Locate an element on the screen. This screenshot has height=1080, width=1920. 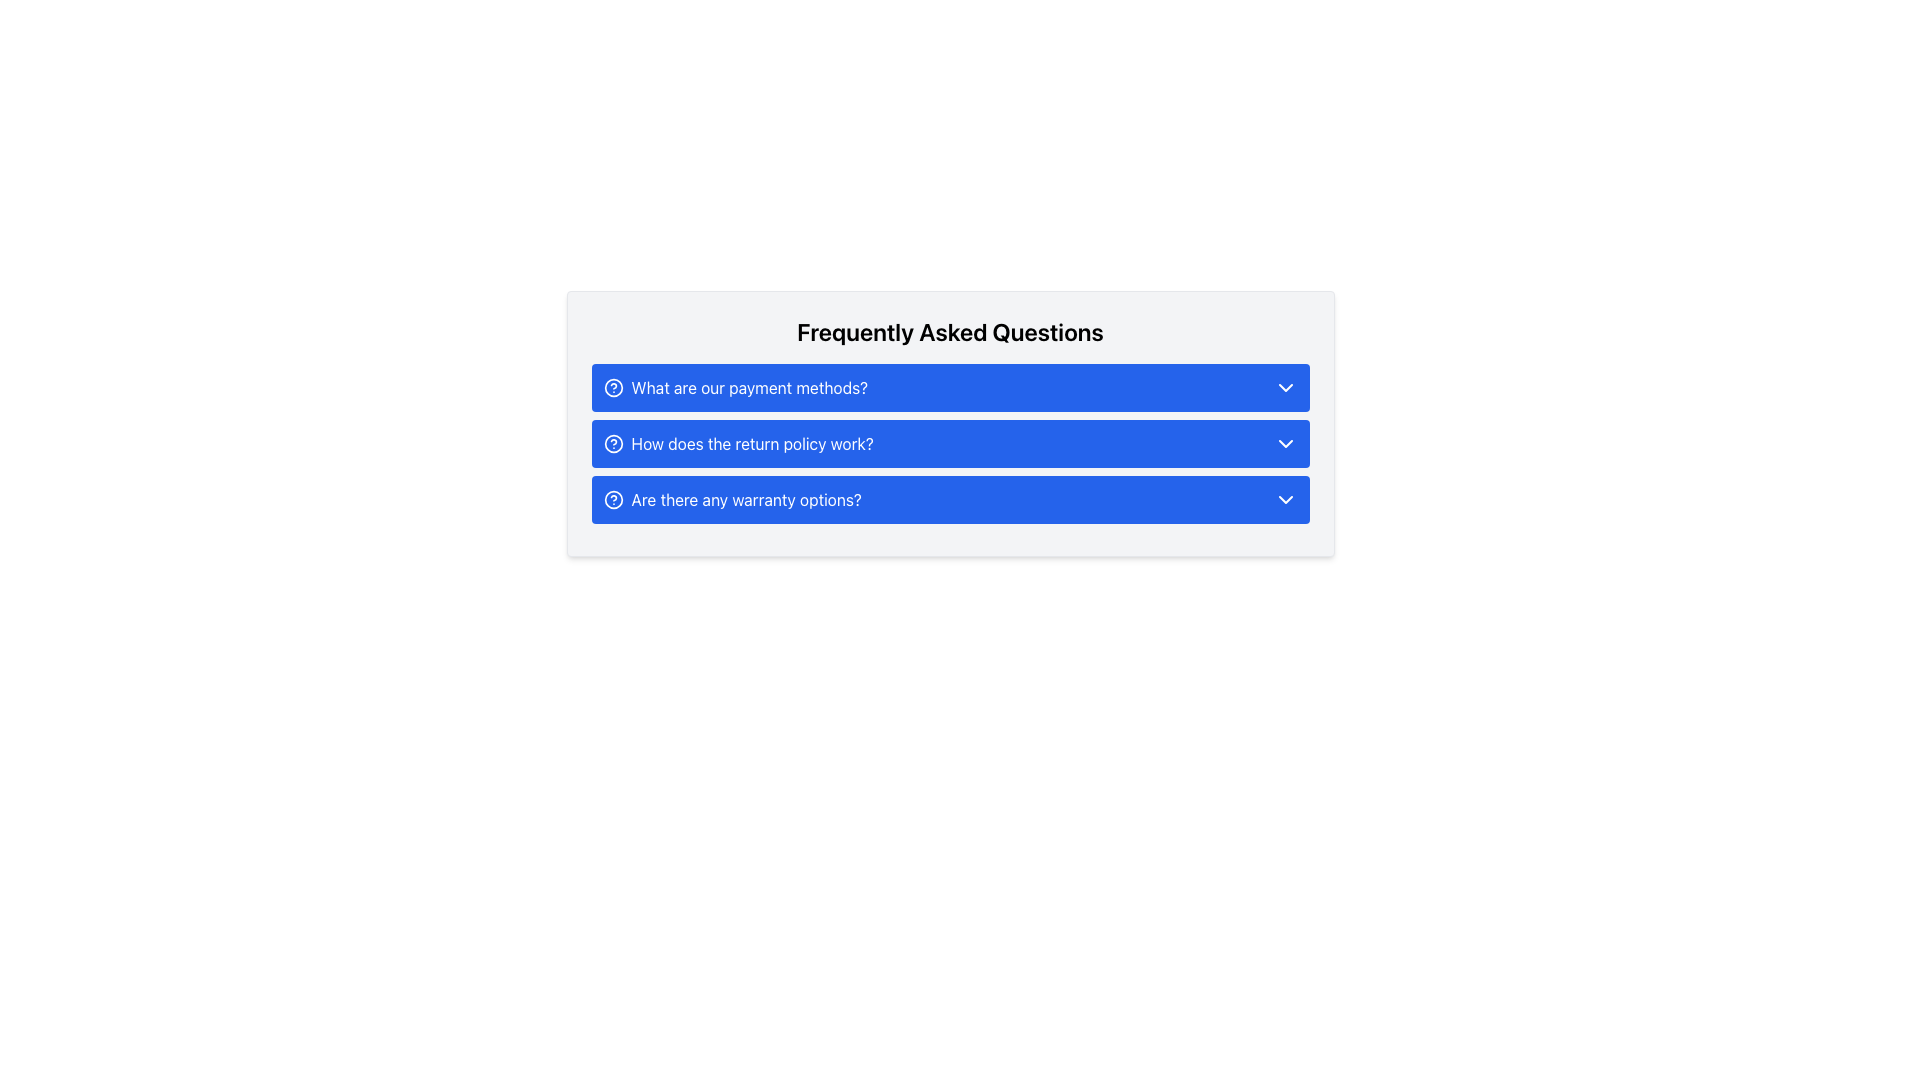
the chevron icon button at the right end of the header labeled 'What are our payment methods?' is located at coordinates (1285, 388).